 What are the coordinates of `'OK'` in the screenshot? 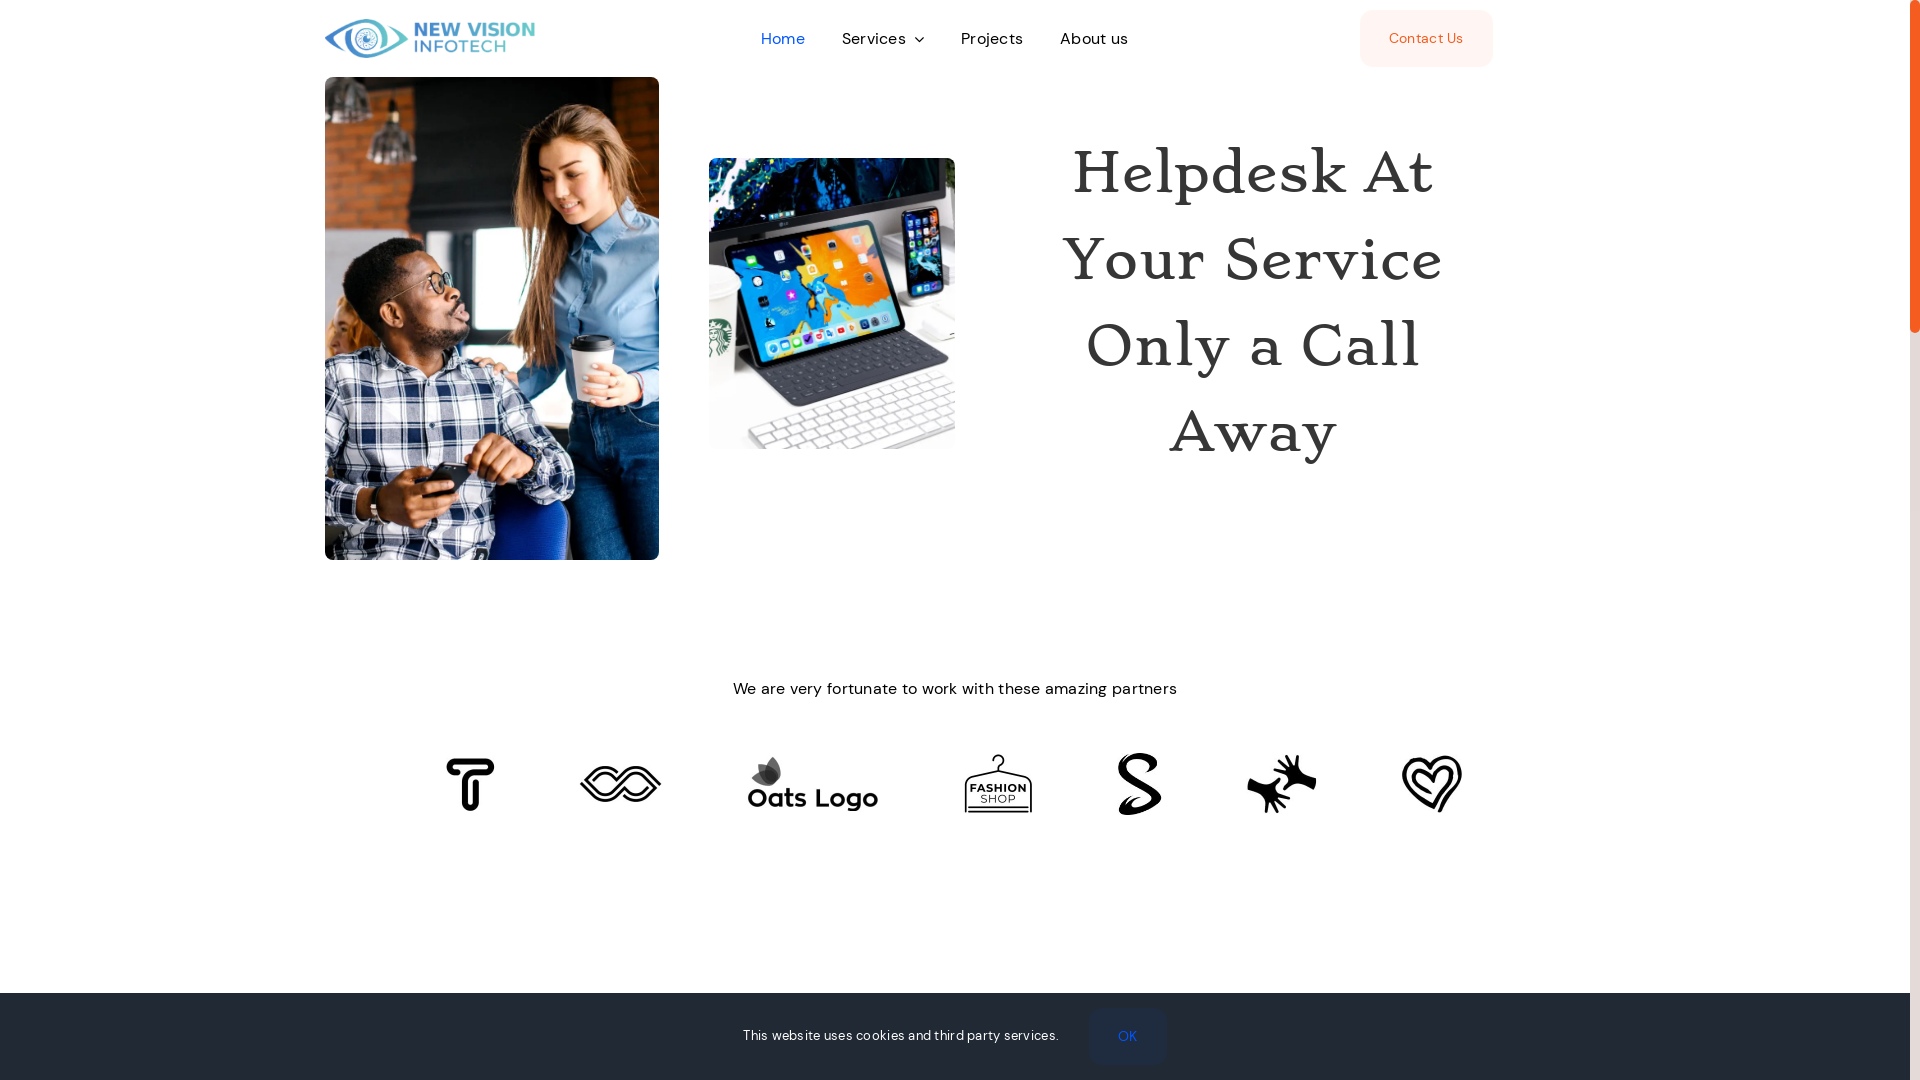 It's located at (1128, 1035).